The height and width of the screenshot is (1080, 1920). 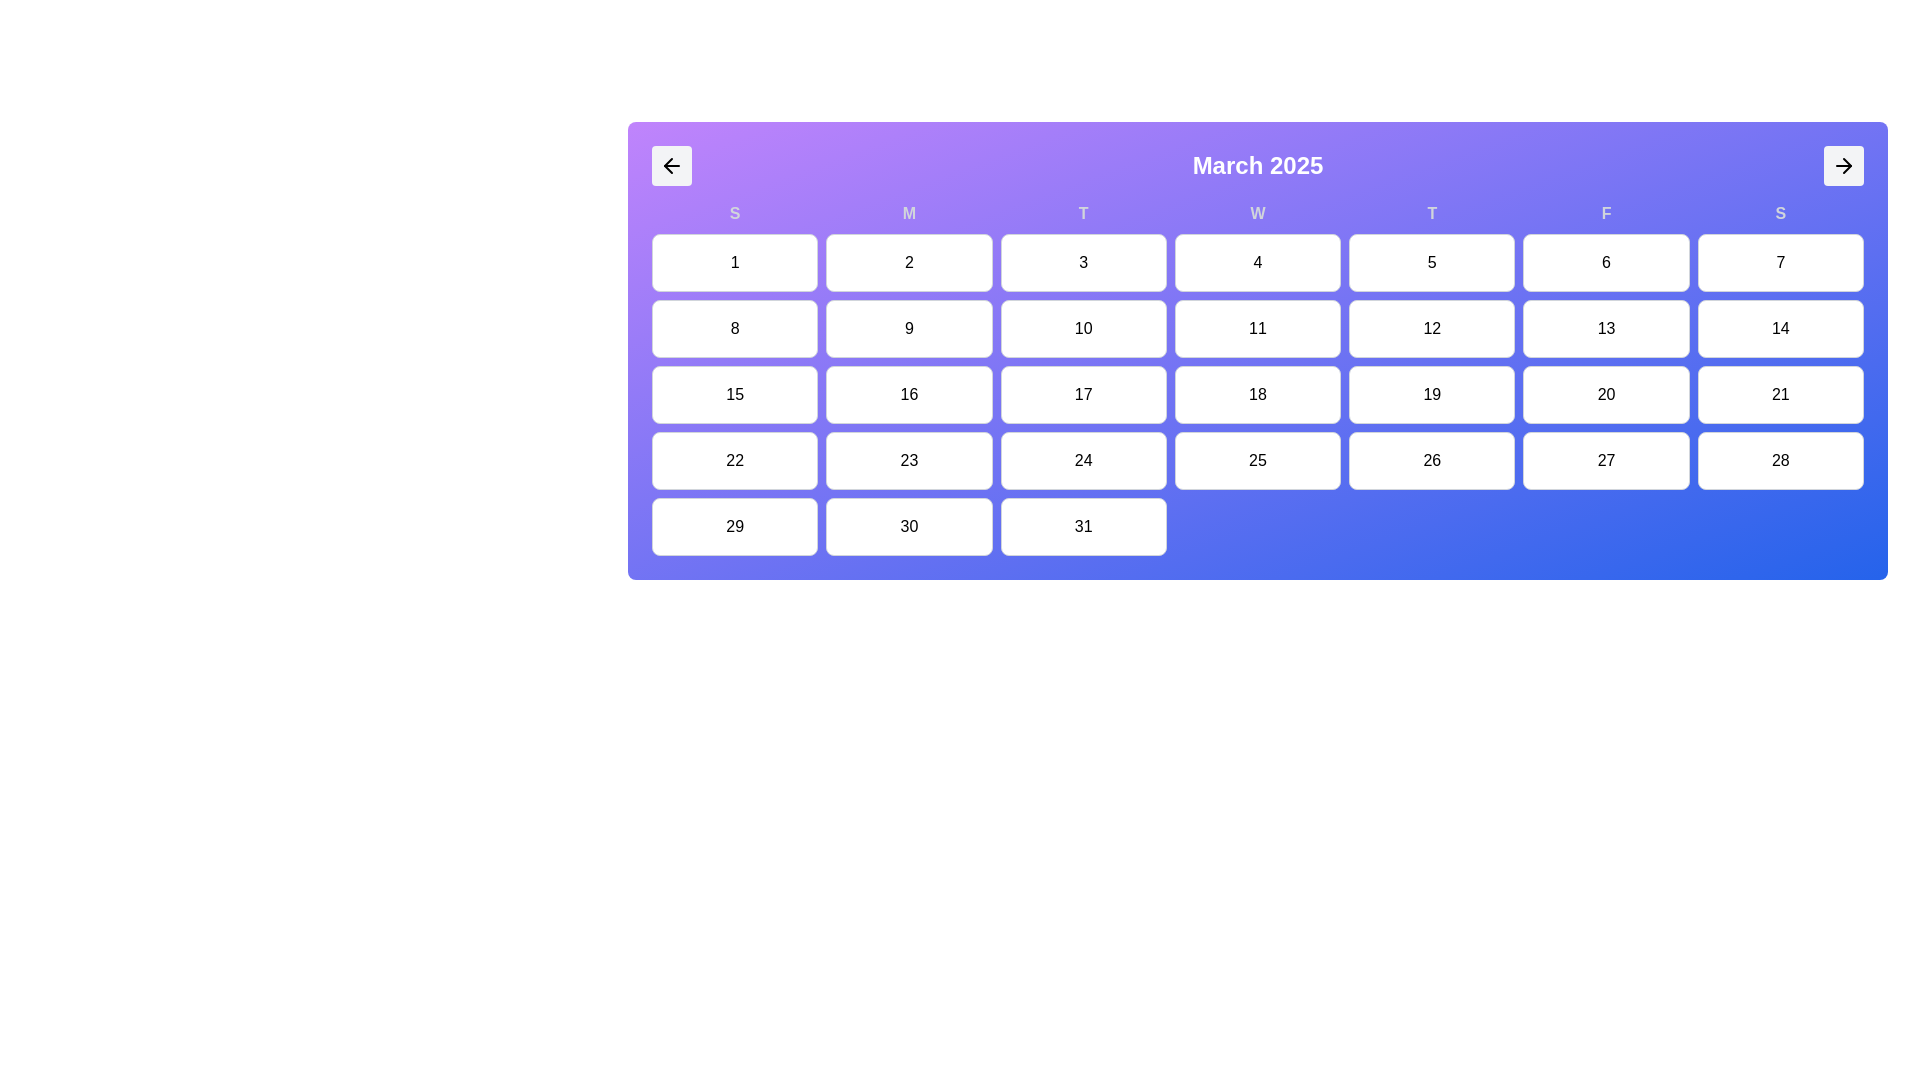 What do you see at coordinates (1431, 327) in the screenshot?
I see `the grid cell representing the 12th day in the calendar view` at bounding box center [1431, 327].